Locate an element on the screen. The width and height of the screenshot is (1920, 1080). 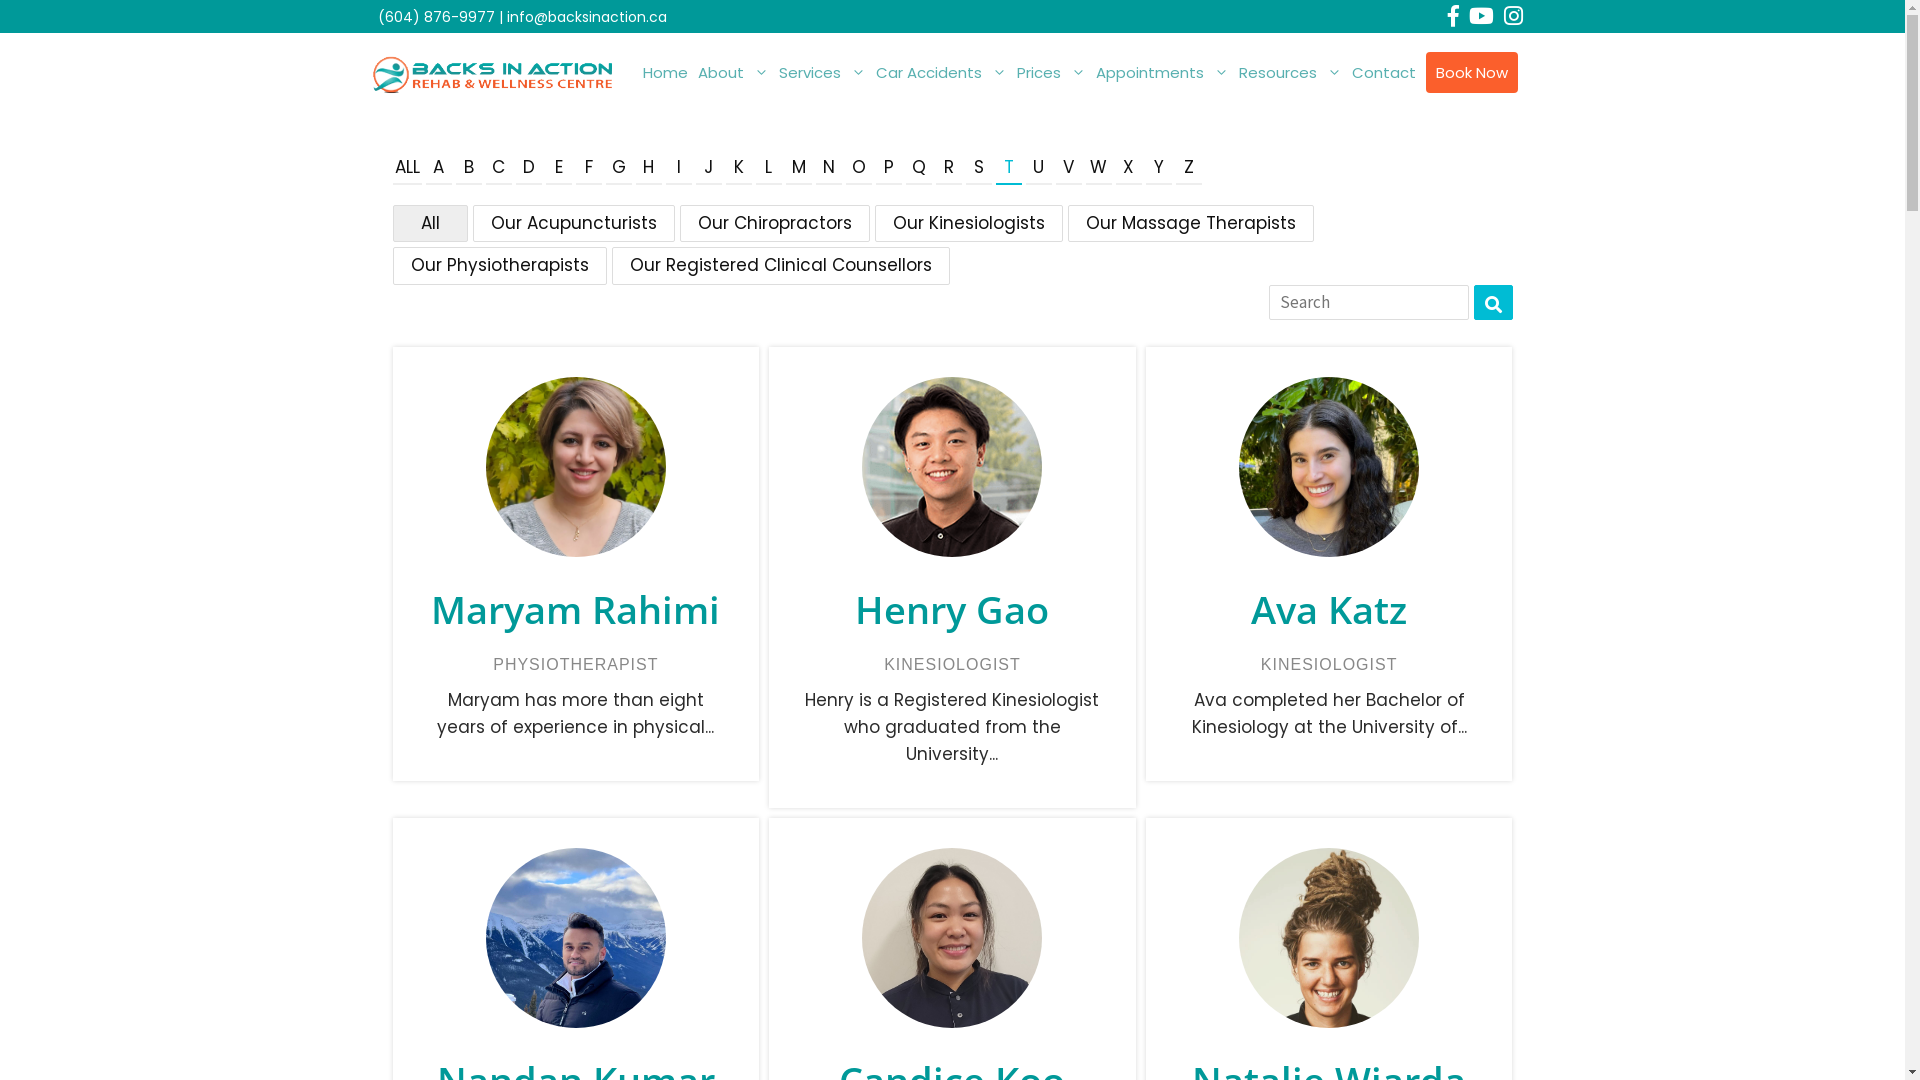
'D' is located at coordinates (528, 168).